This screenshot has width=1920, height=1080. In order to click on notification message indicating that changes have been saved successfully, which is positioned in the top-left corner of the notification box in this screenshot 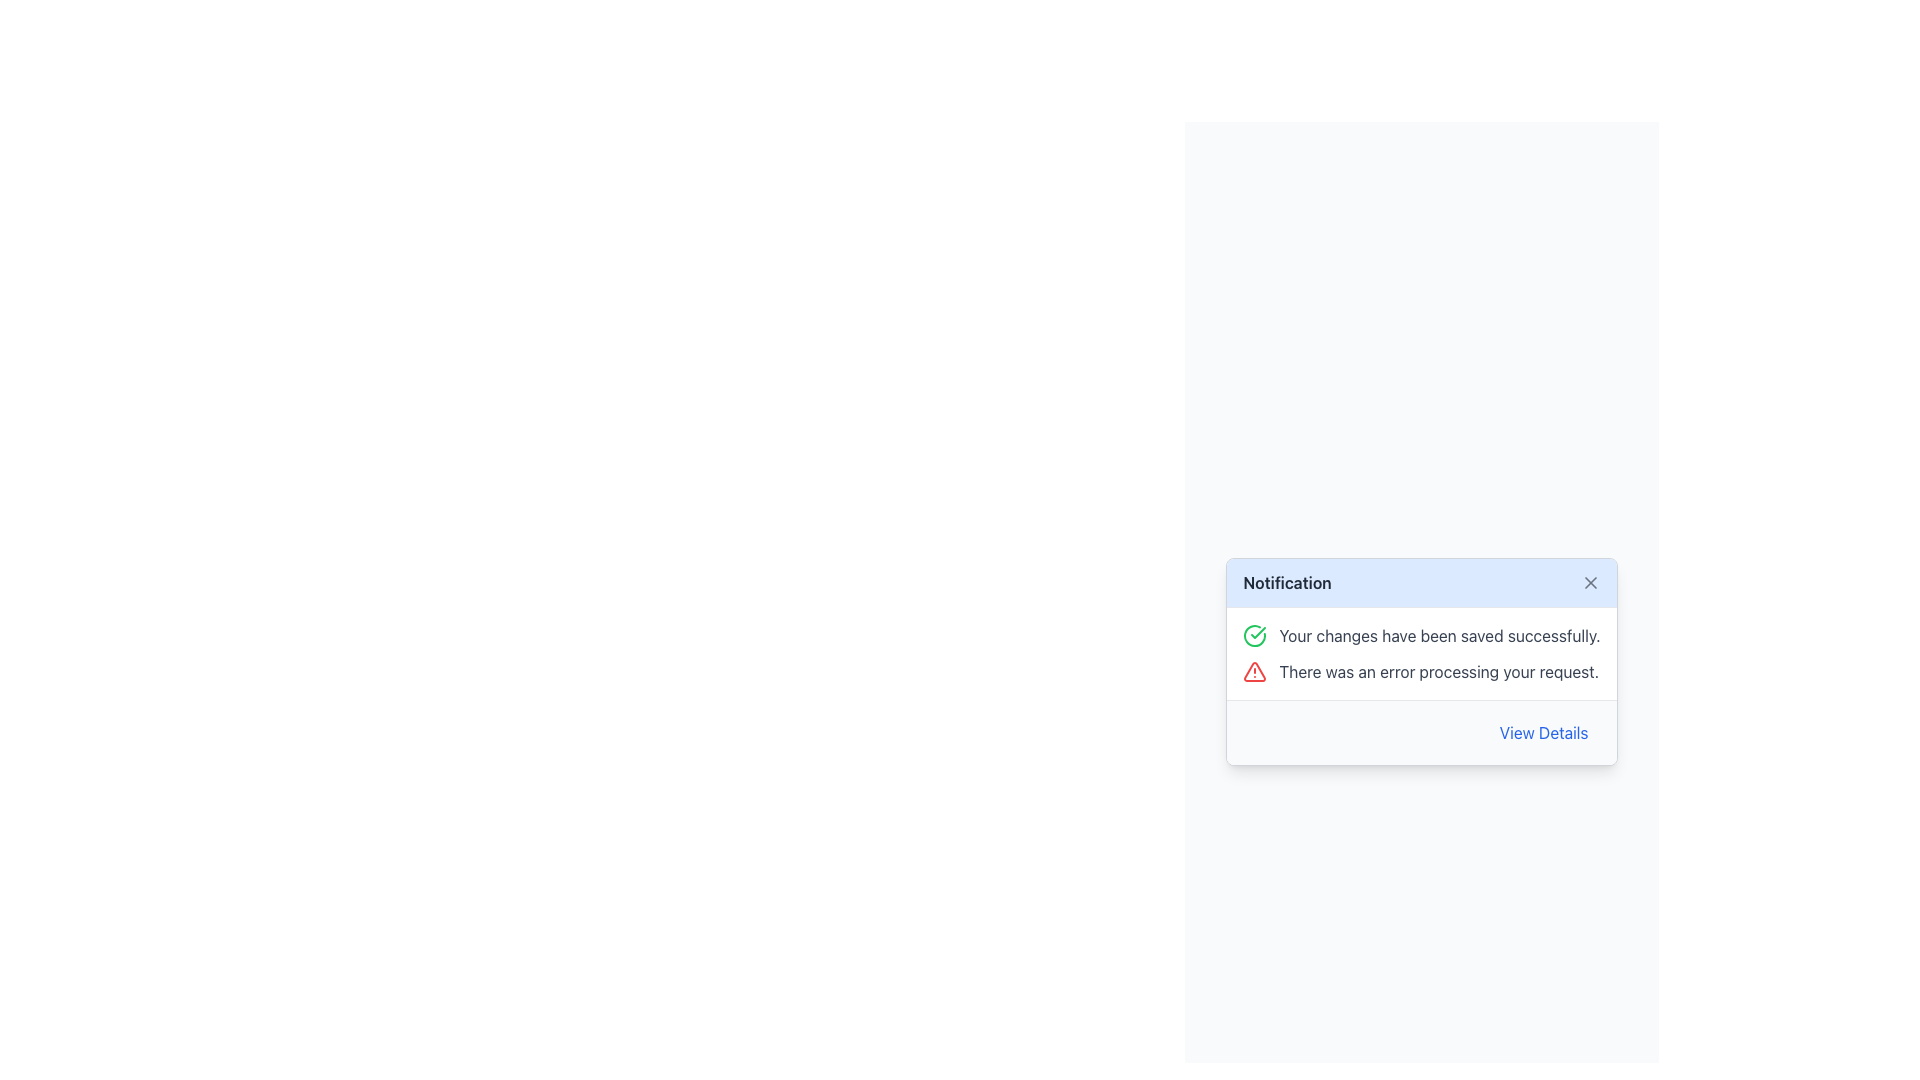, I will do `click(1420, 636)`.